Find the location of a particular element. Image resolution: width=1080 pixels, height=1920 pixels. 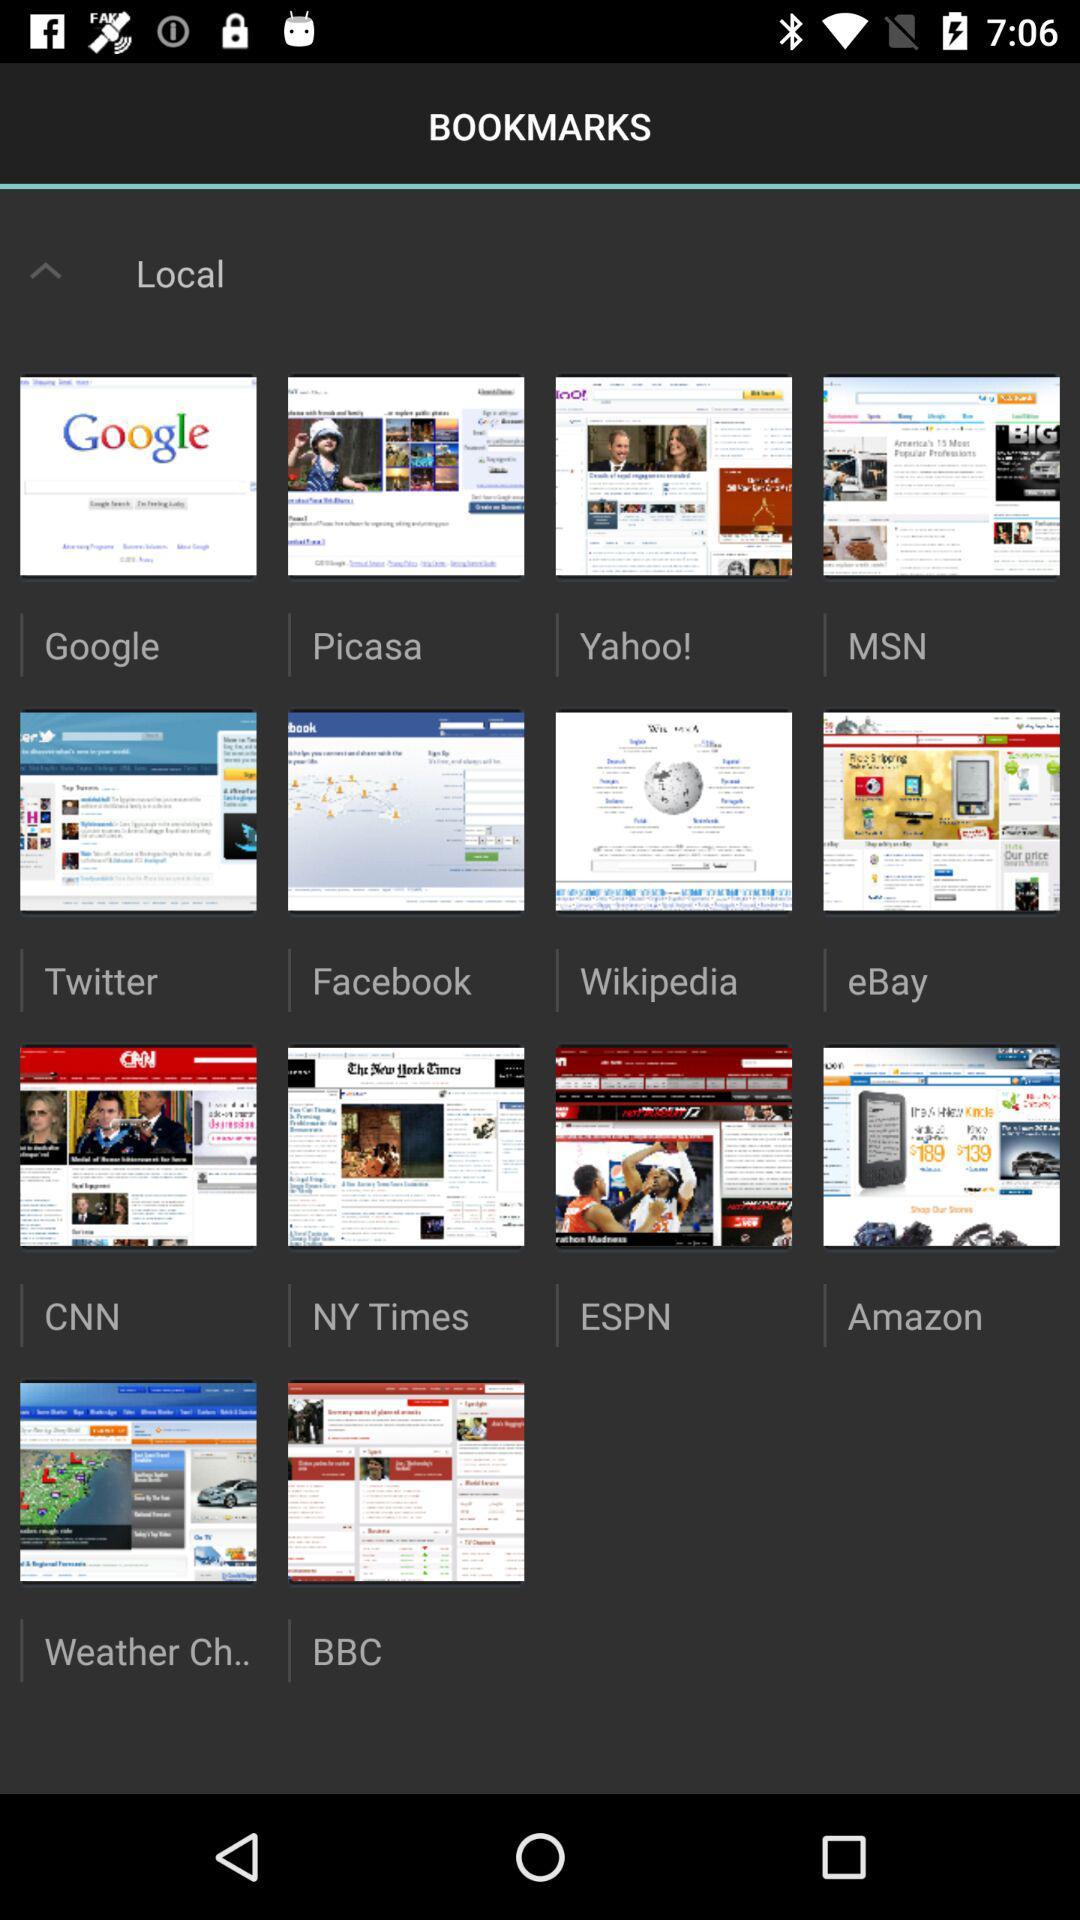

image above the text espn is located at coordinates (674, 1147).